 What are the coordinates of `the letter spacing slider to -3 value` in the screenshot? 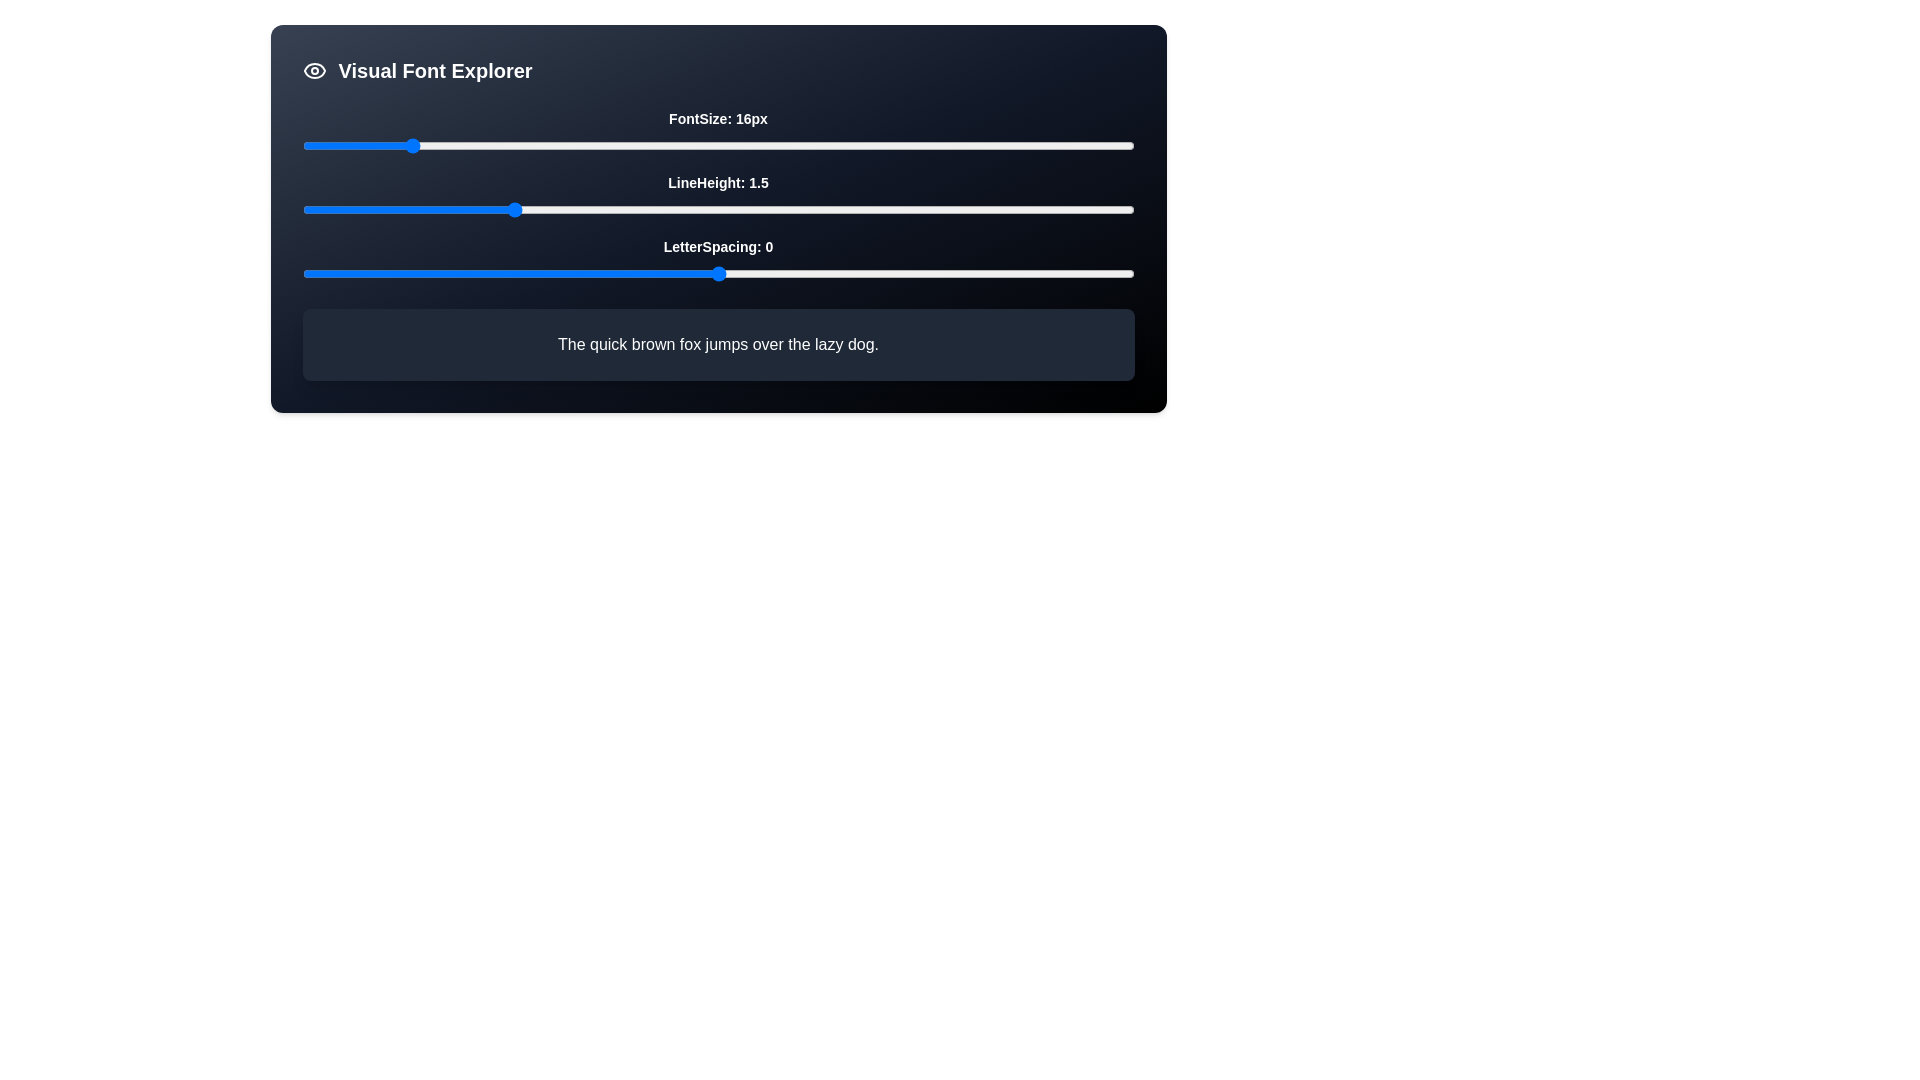 It's located at (467, 273).